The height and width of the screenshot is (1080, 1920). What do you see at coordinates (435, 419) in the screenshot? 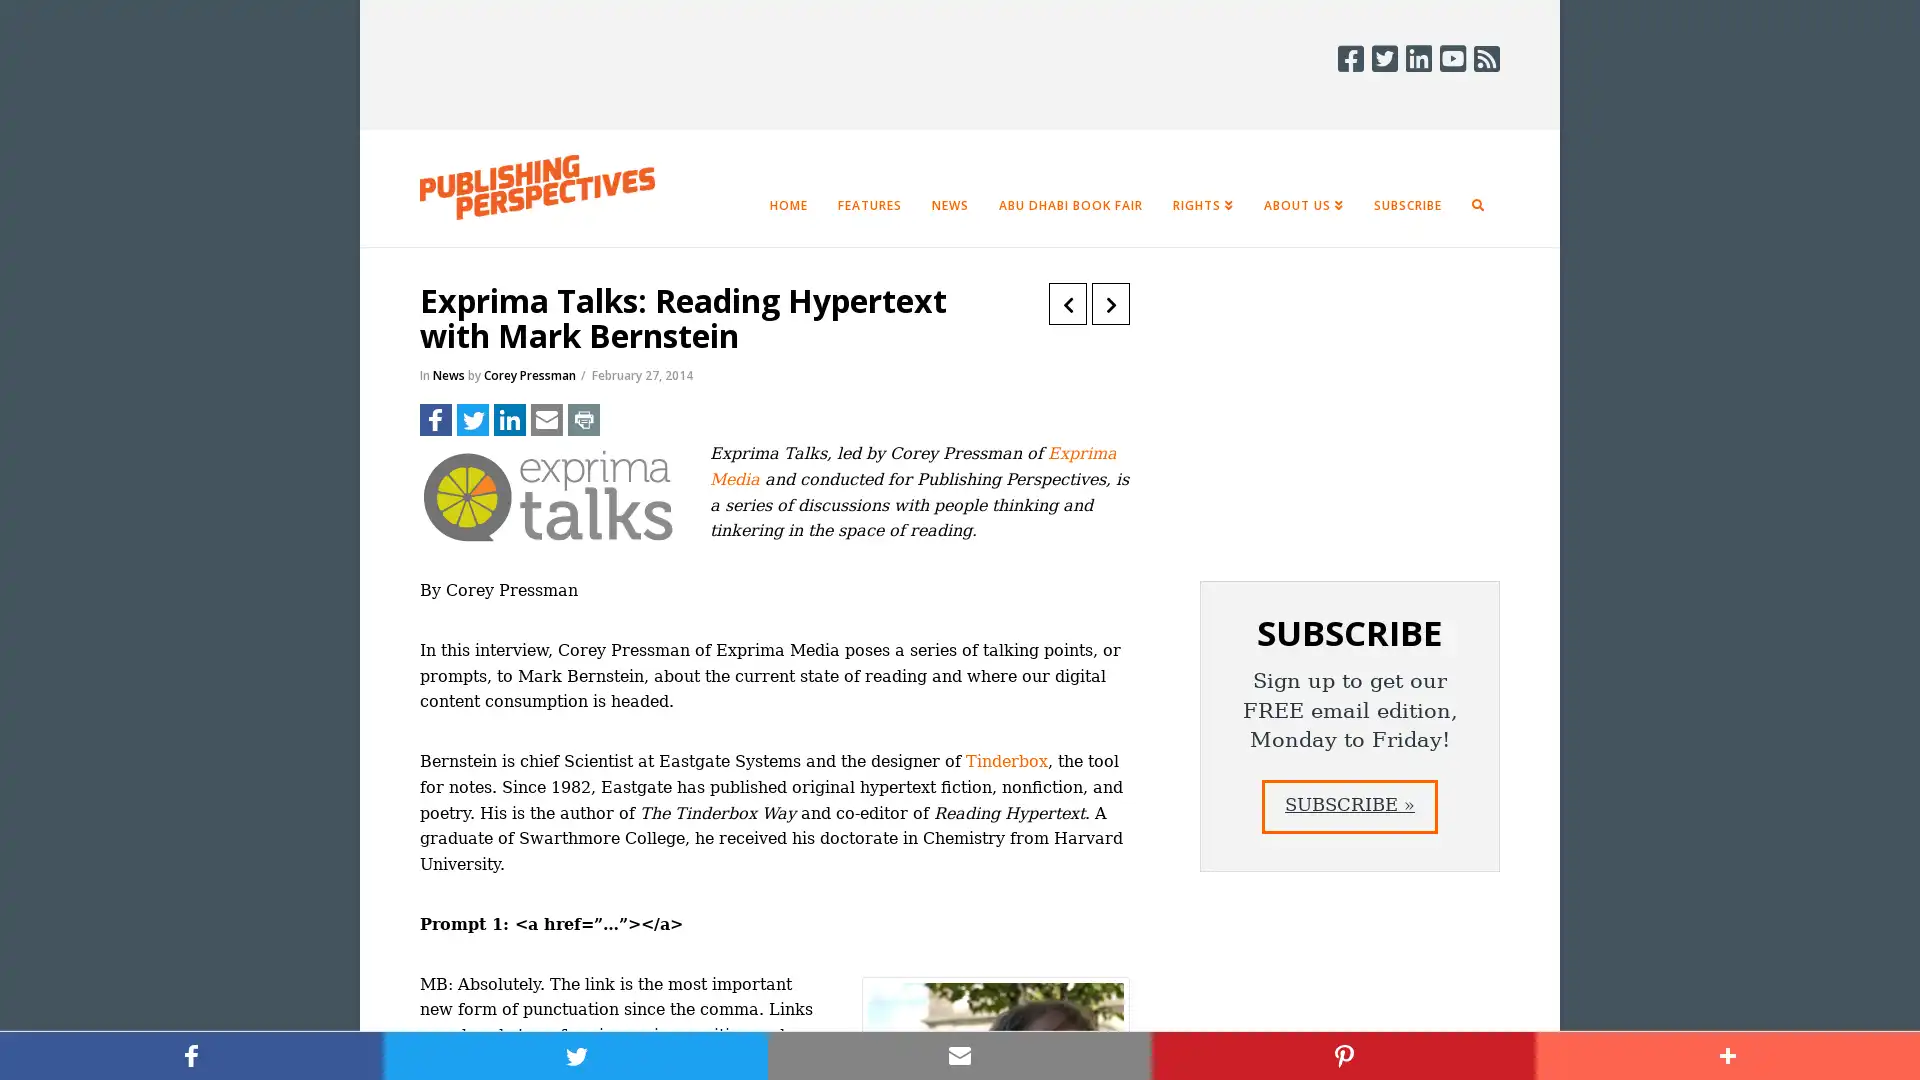
I see `Share to Facebook` at bounding box center [435, 419].